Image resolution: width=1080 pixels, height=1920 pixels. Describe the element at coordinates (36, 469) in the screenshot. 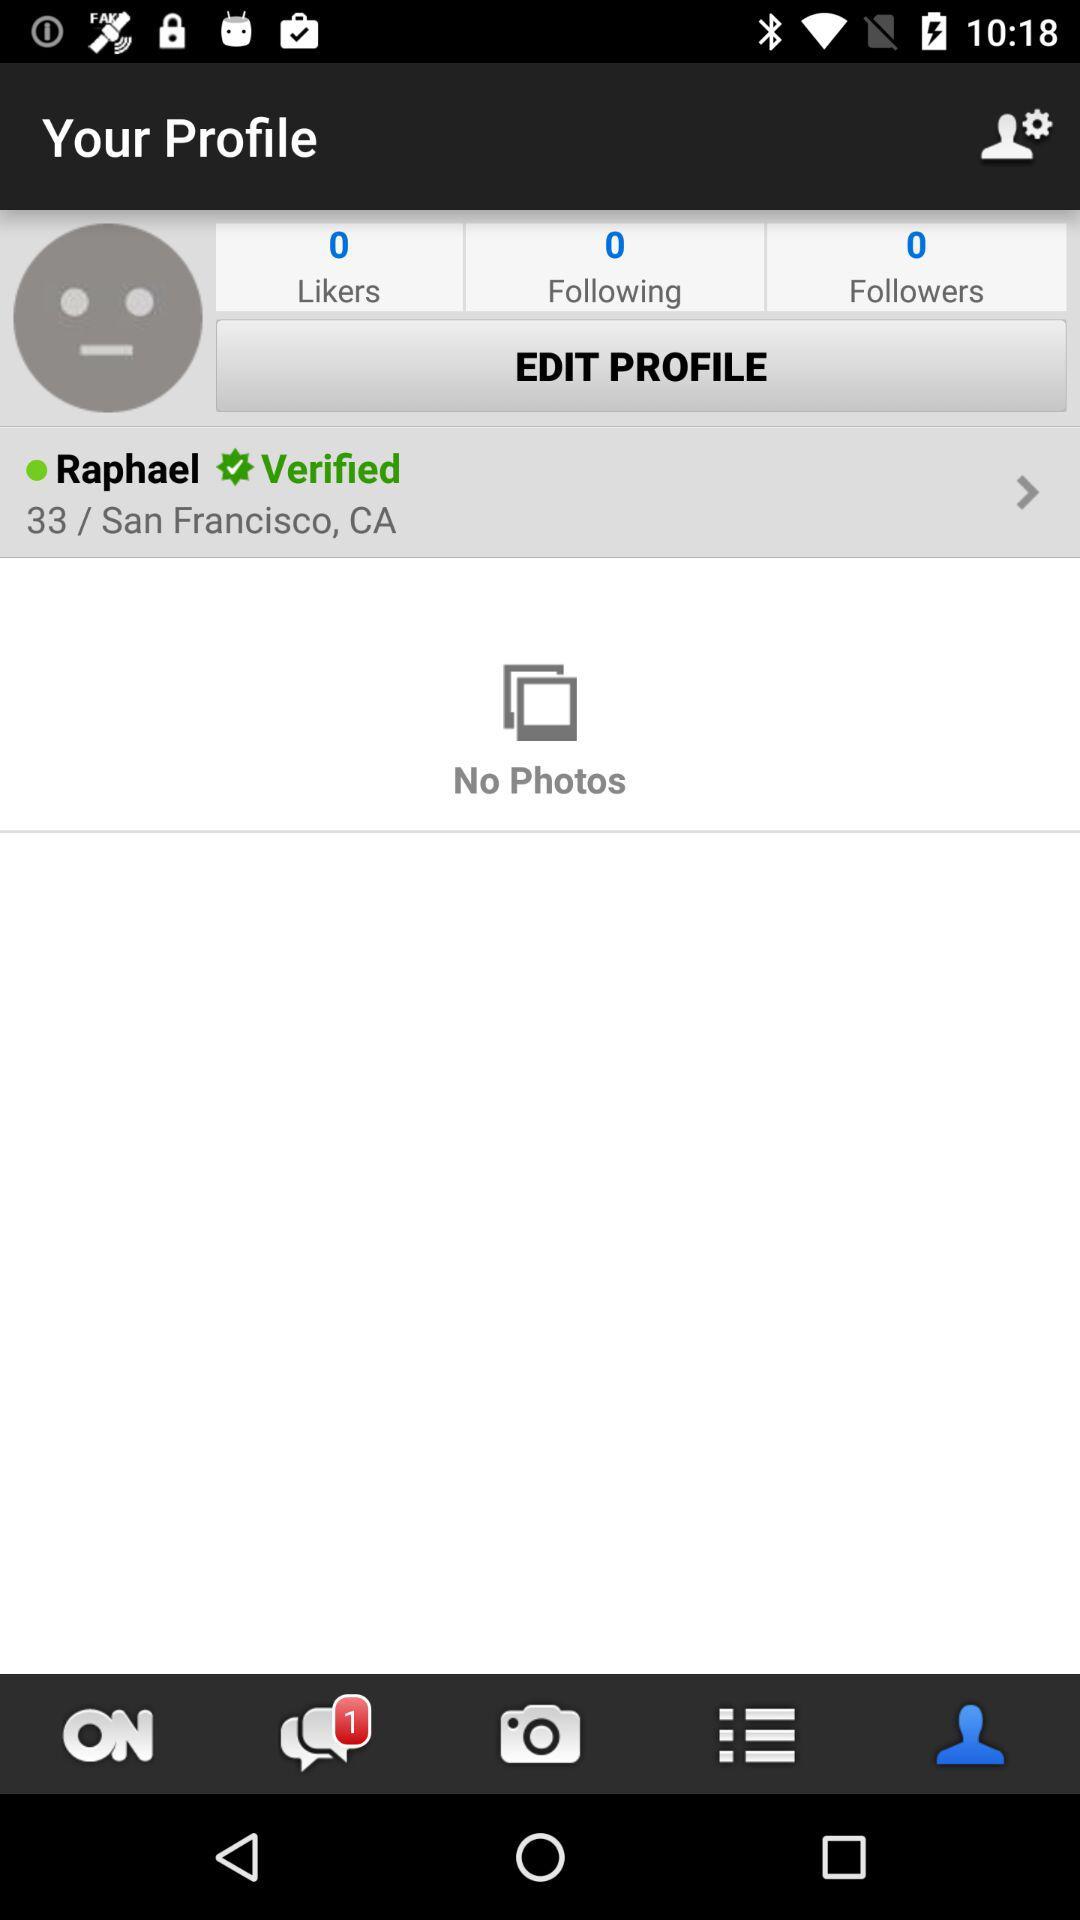

I see `the icon next to the raphael` at that location.